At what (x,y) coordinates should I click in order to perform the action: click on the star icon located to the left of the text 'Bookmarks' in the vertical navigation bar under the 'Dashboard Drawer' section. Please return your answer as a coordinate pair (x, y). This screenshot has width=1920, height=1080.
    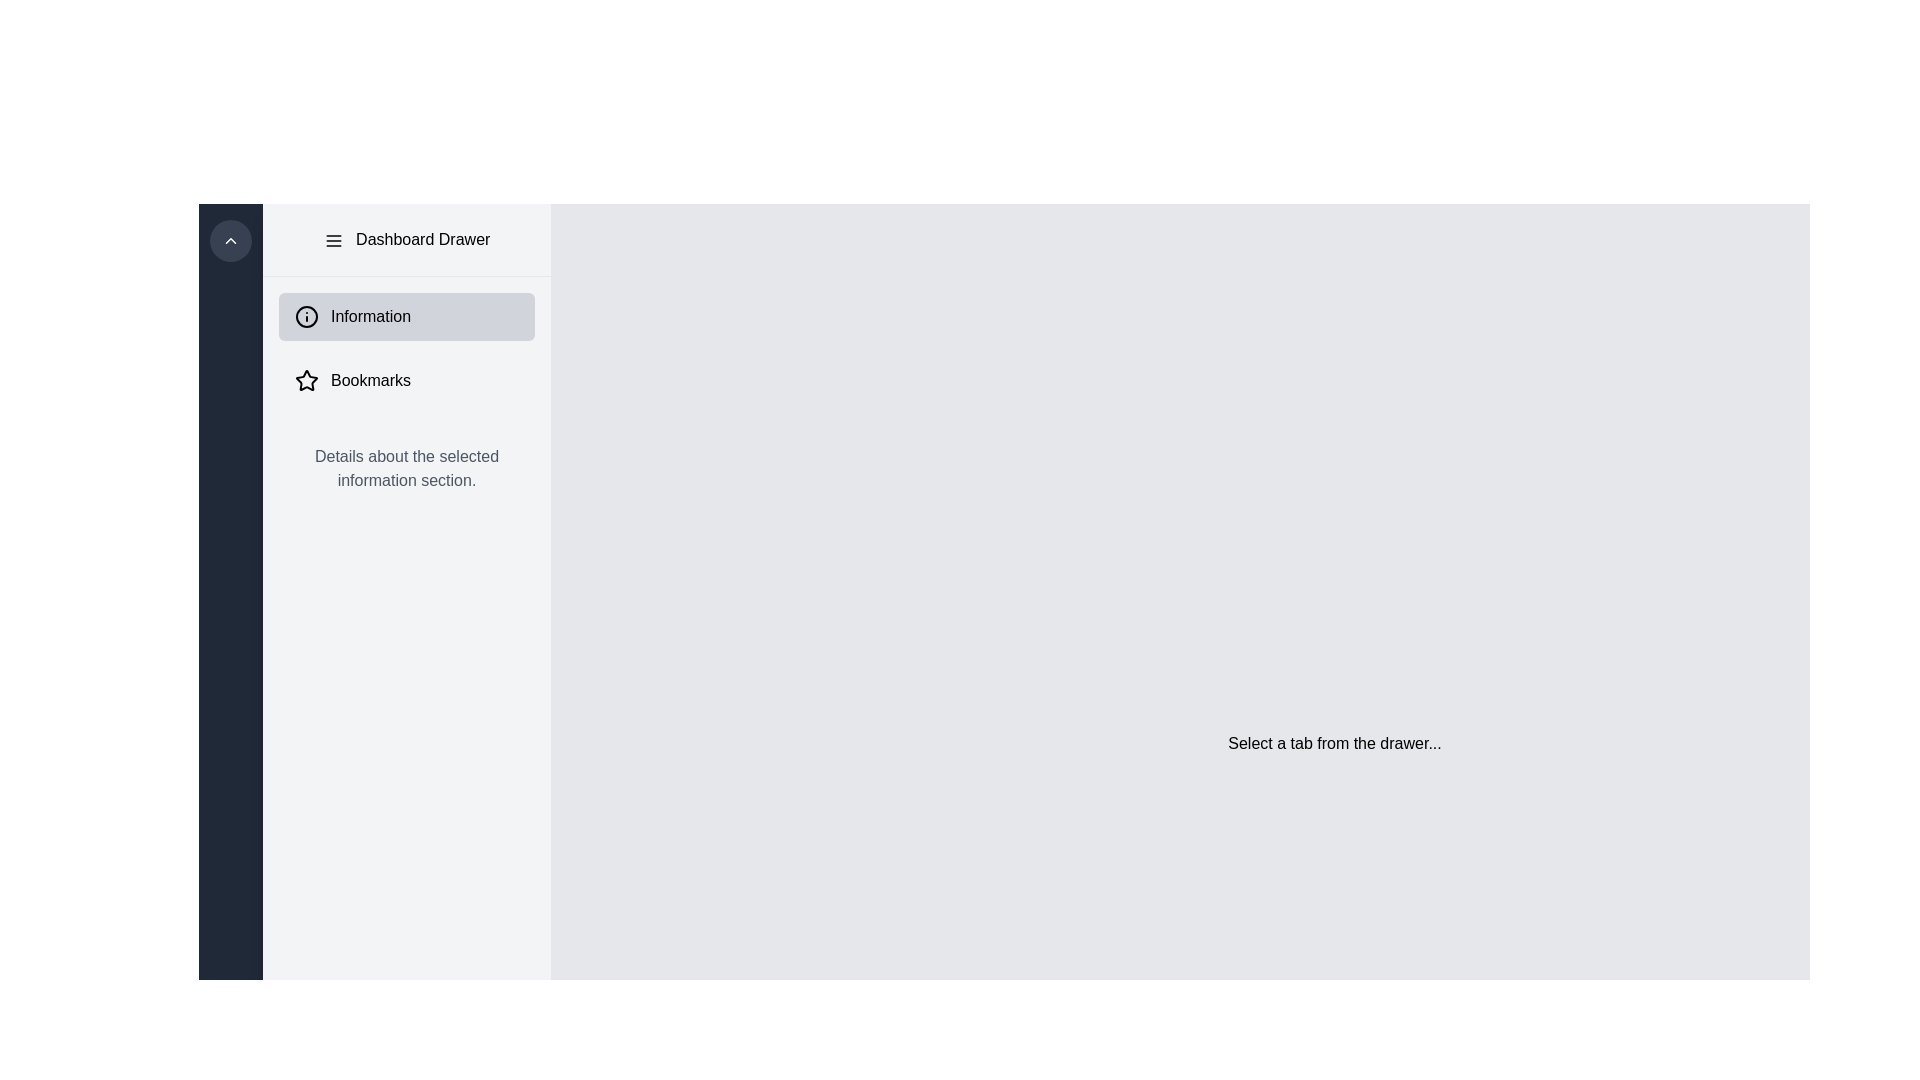
    Looking at the image, I should click on (306, 380).